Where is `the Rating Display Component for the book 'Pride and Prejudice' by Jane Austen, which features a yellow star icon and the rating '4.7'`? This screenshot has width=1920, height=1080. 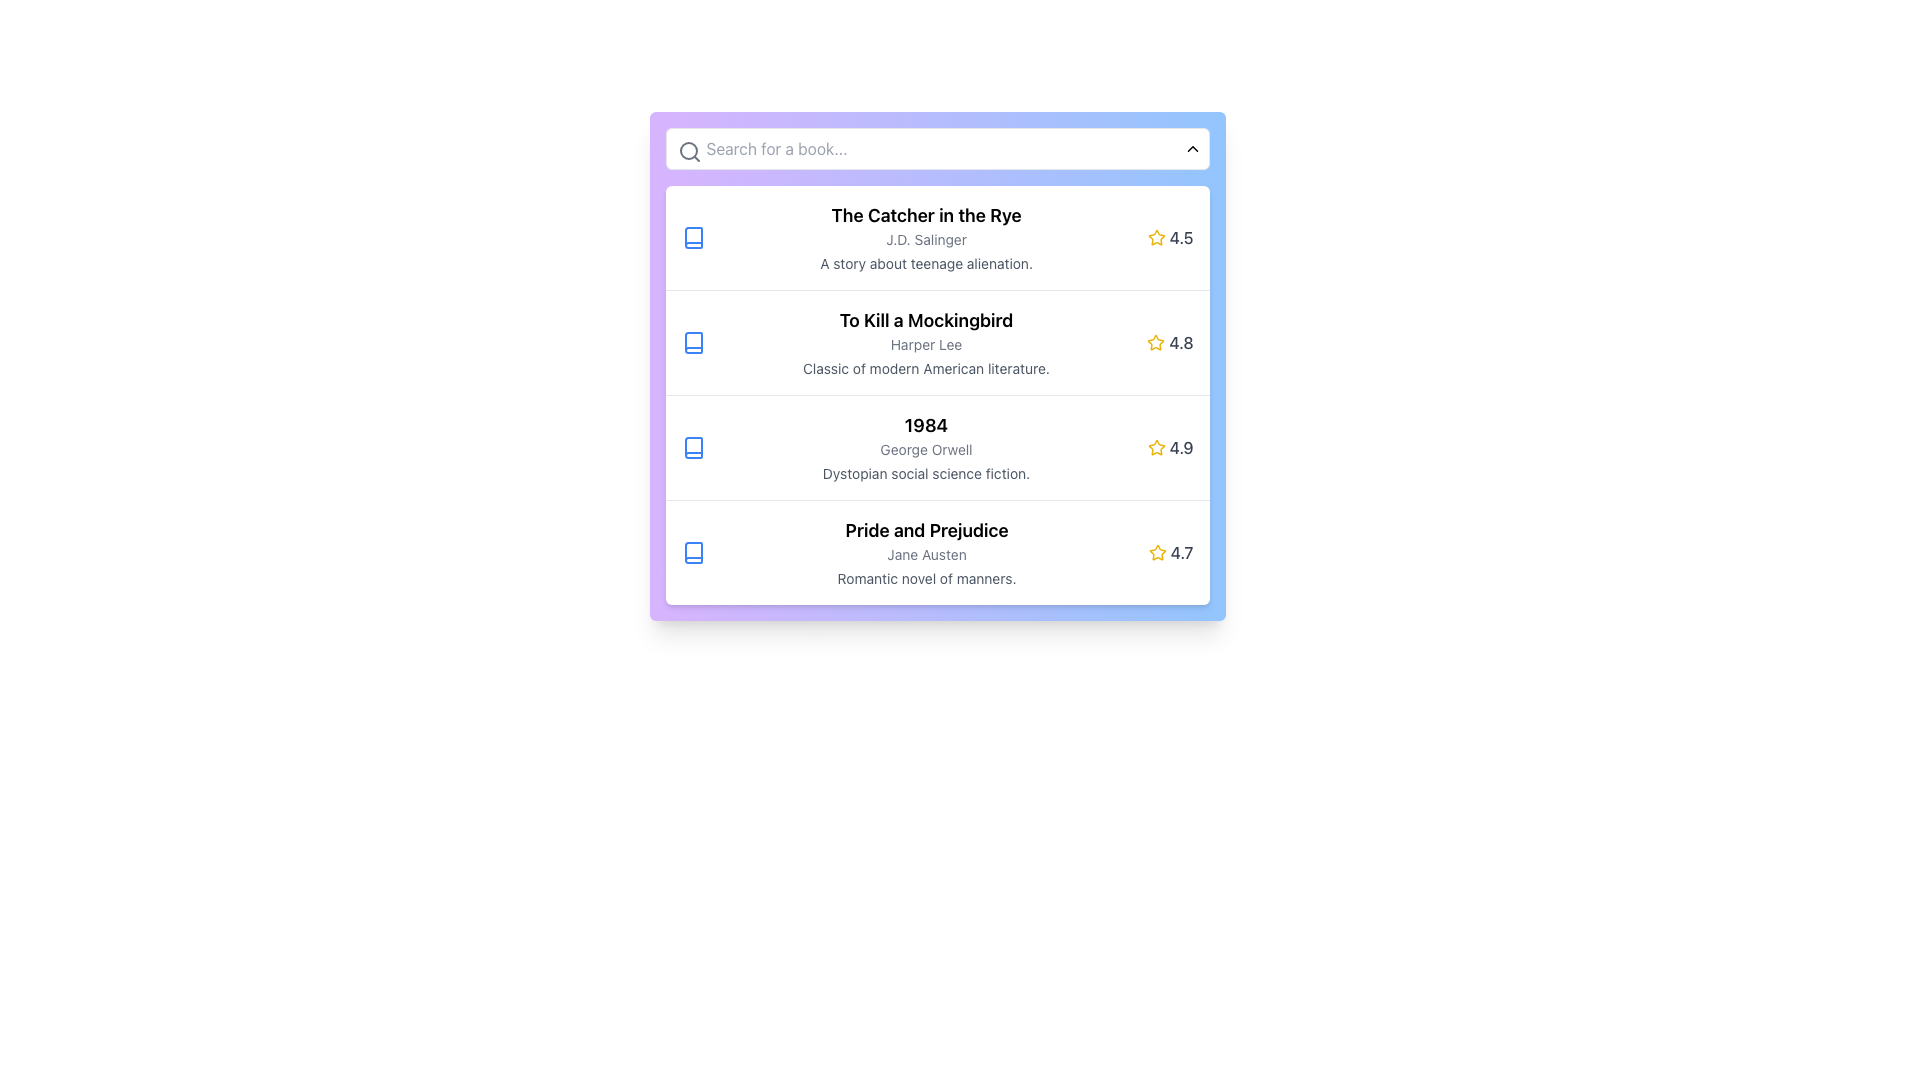 the Rating Display Component for the book 'Pride and Prejudice' by Jane Austen, which features a yellow star icon and the rating '4.7' is located at coordinates (1171, 552).